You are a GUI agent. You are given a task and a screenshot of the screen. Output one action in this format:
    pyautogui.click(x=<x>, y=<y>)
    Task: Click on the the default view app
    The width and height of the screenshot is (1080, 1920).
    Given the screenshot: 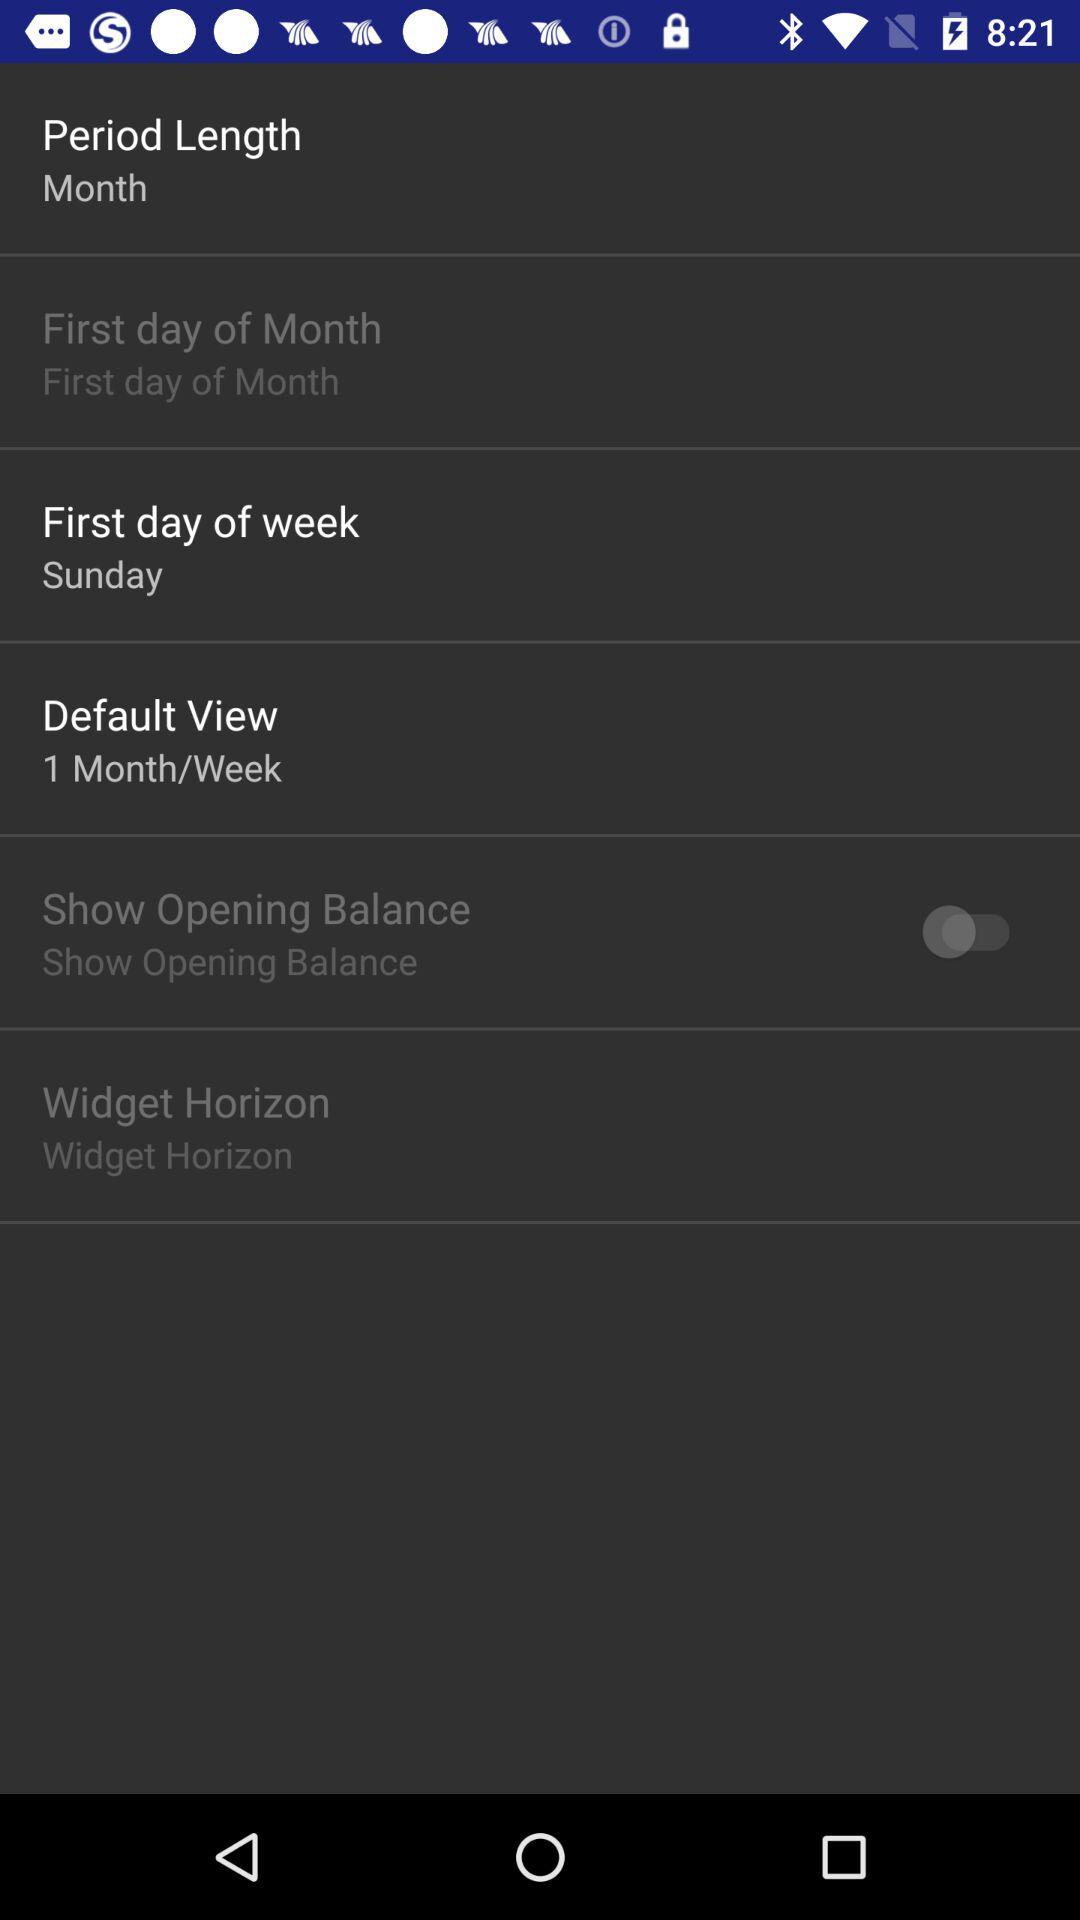 What is the action you would take?
    pyautogui.click(x=159, y=714)
    